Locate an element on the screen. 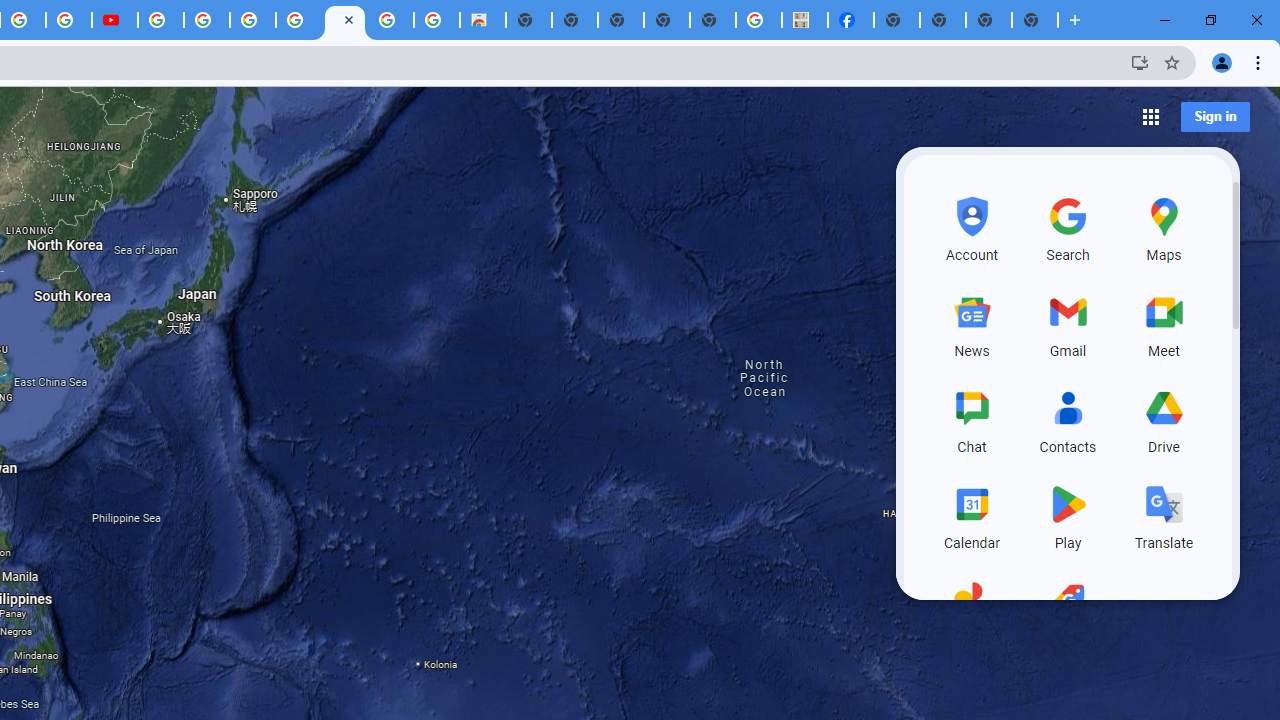  'Install Google Maps' is located at coordinates (1139, 61).